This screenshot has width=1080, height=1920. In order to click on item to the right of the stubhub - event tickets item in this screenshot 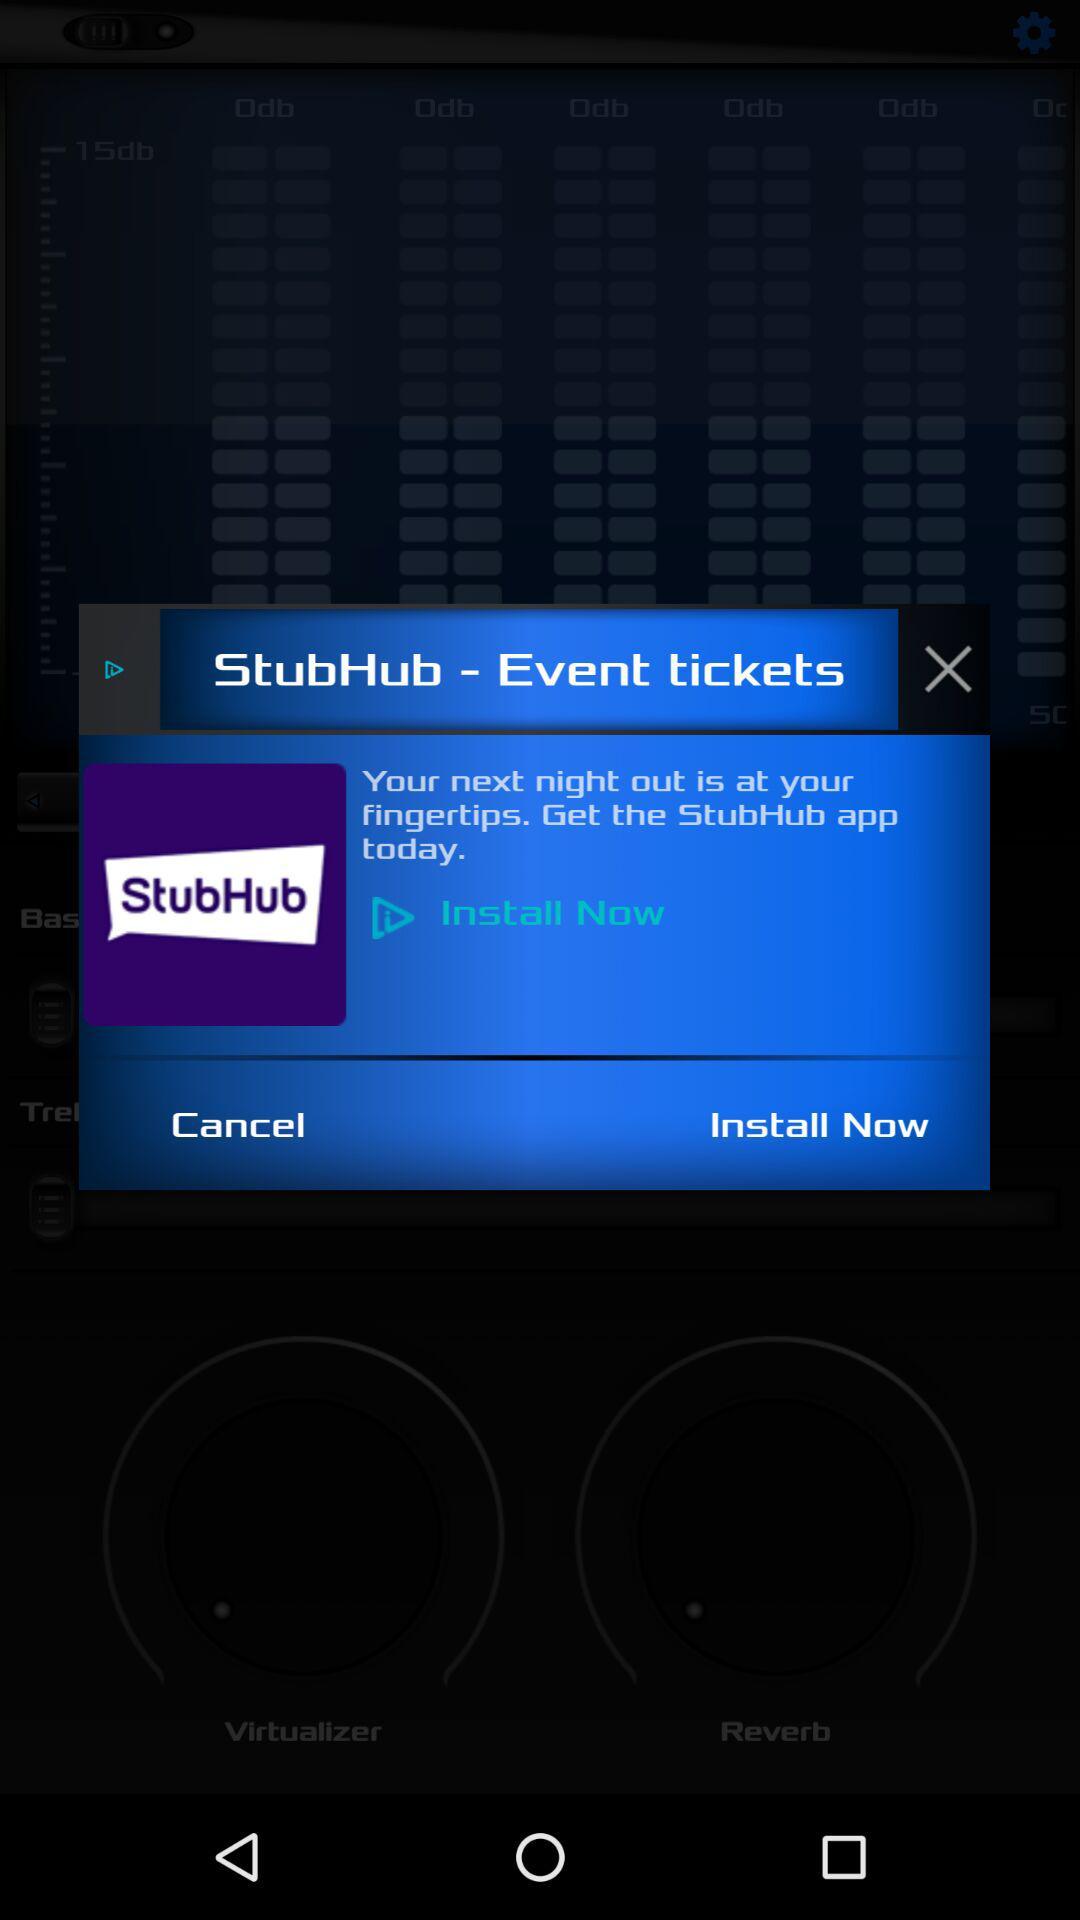, I will do `click(958, 668)`.